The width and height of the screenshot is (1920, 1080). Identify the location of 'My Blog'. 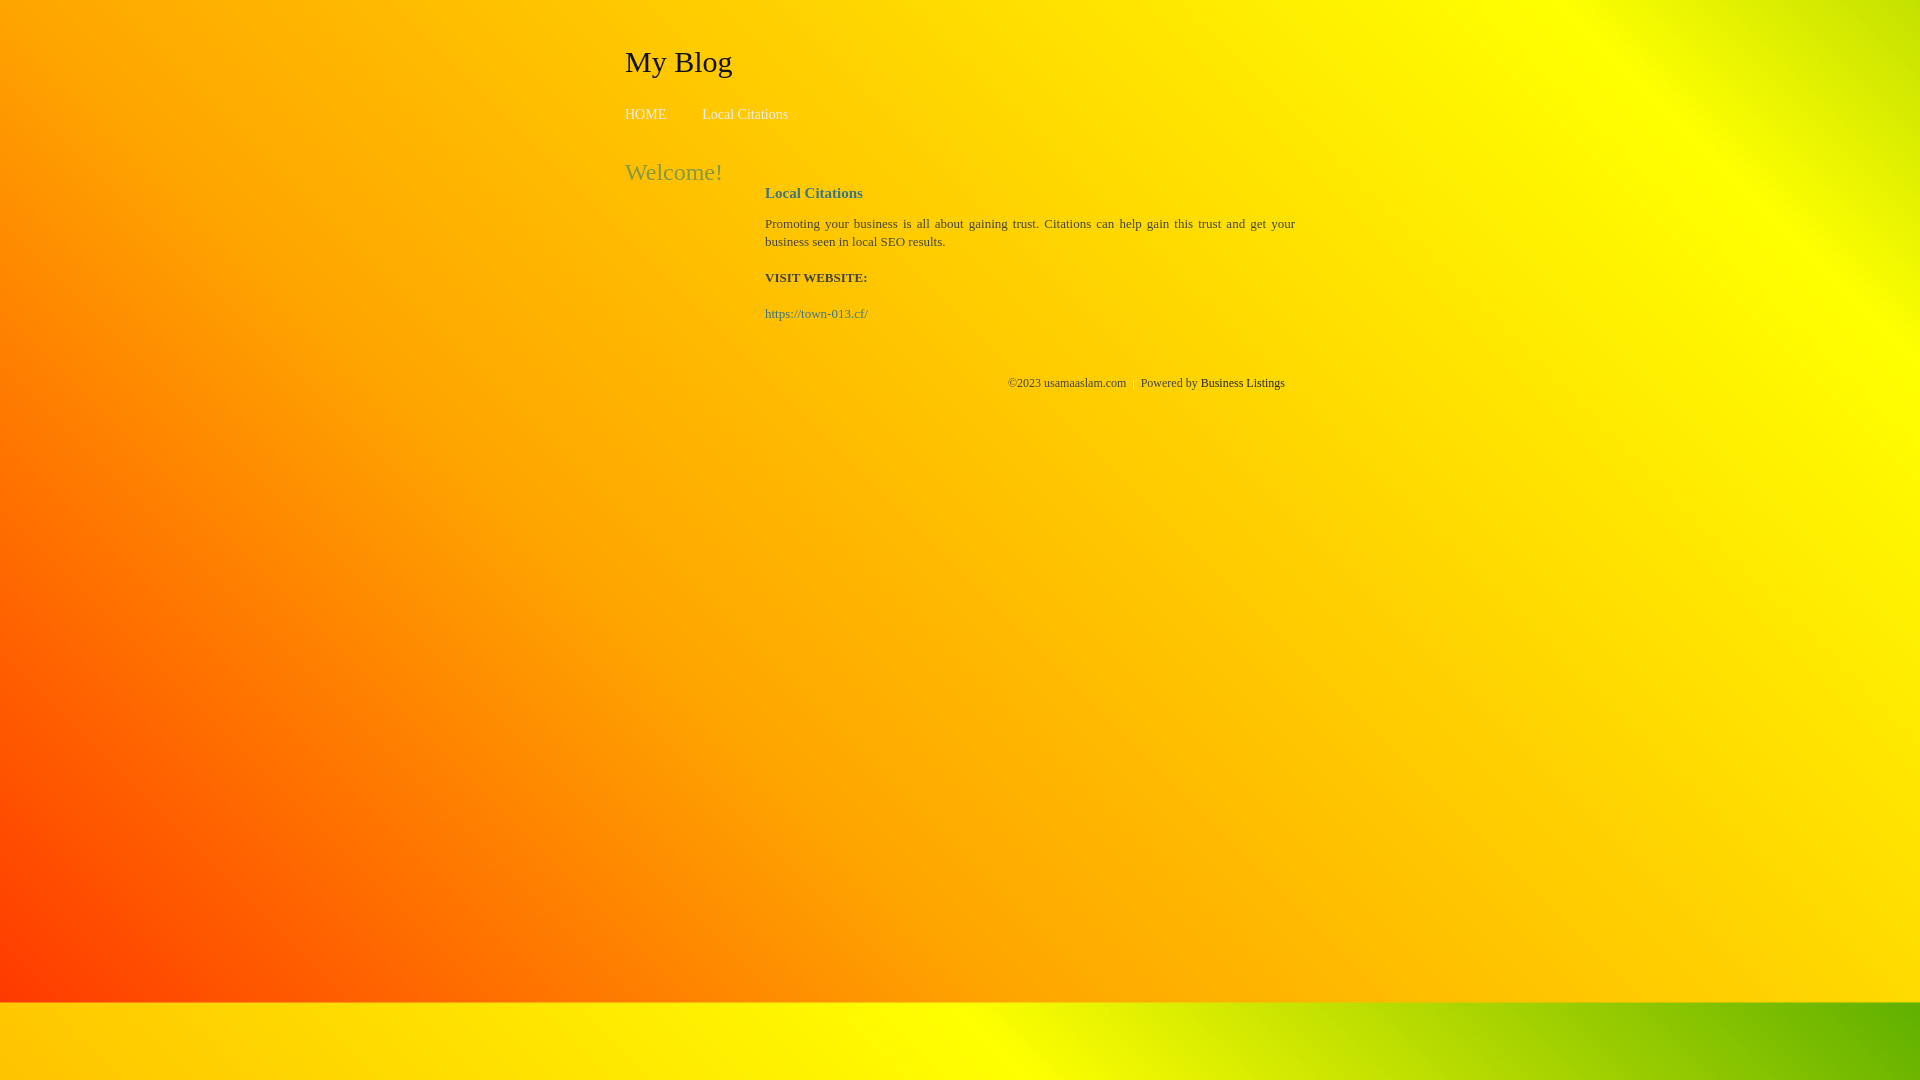
(623, 60).